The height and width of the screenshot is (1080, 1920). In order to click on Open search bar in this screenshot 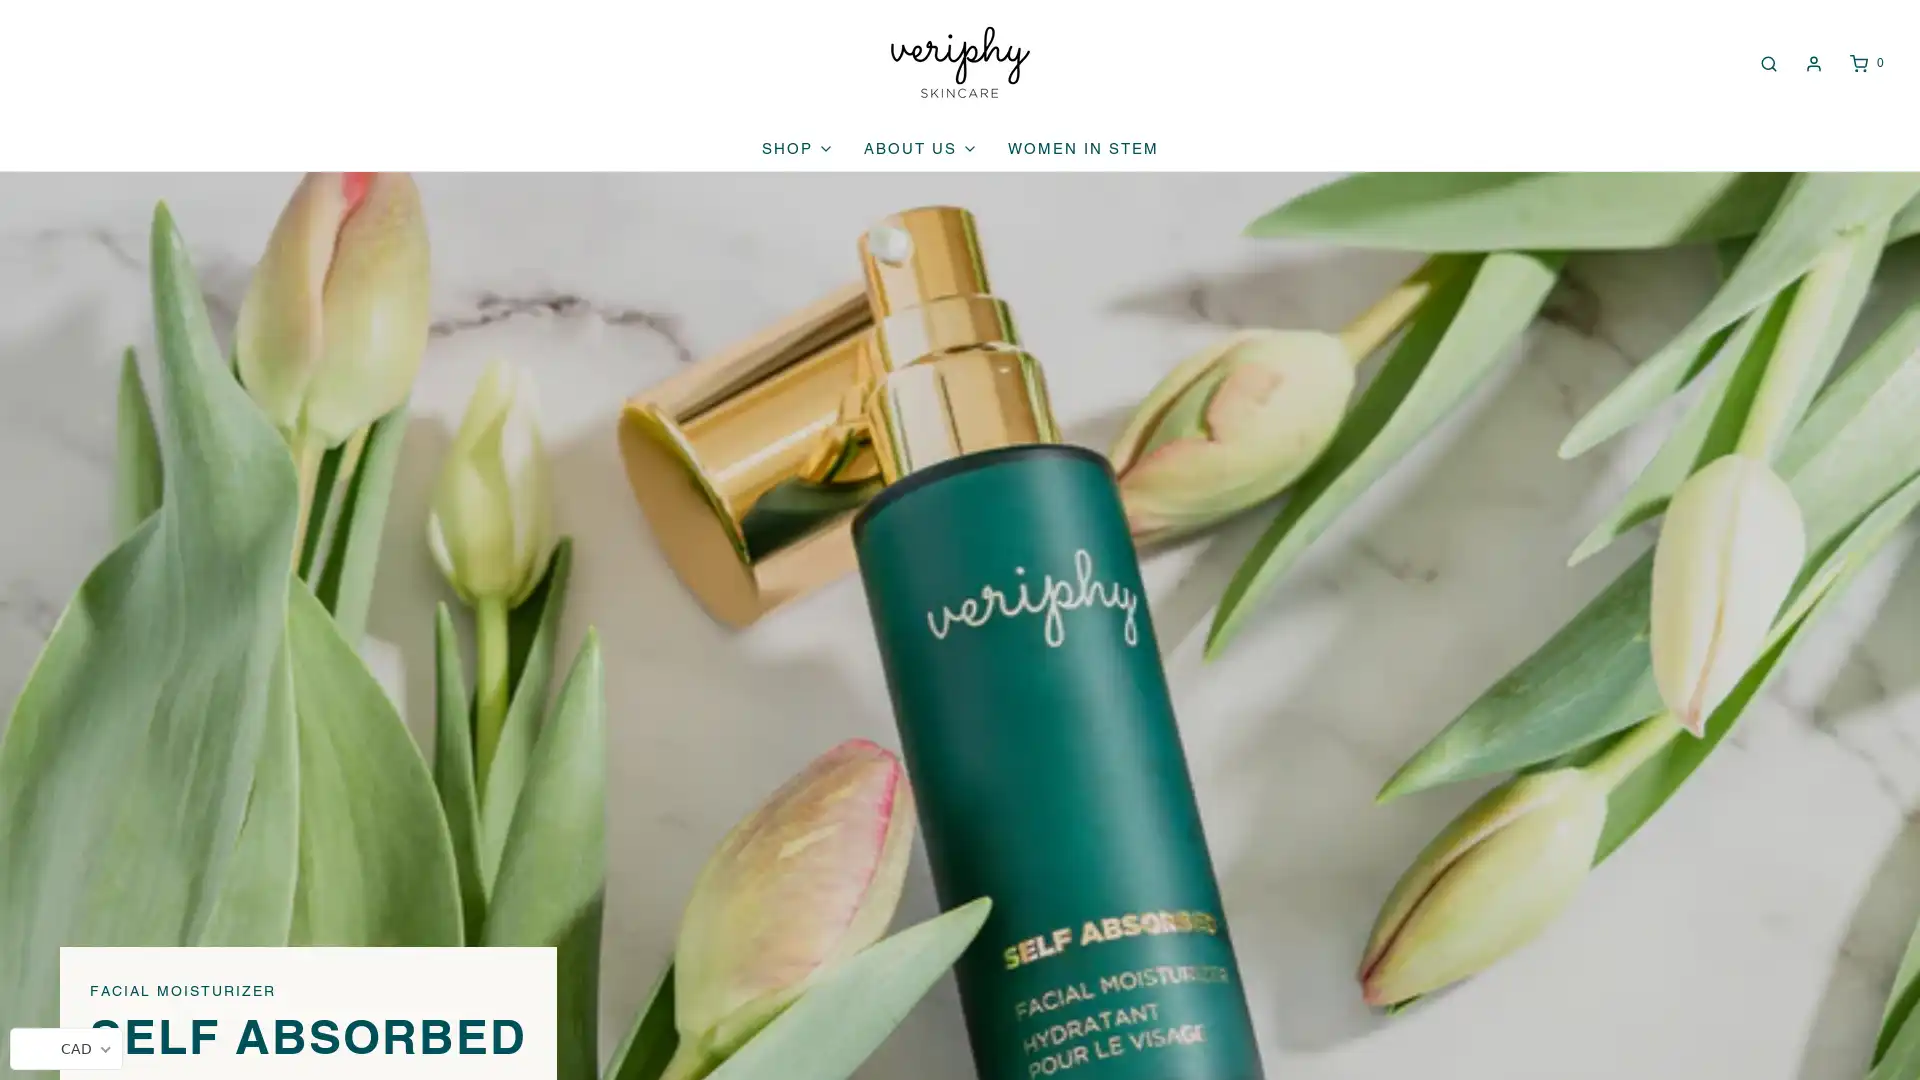, I will do `click(1767, 61)`.